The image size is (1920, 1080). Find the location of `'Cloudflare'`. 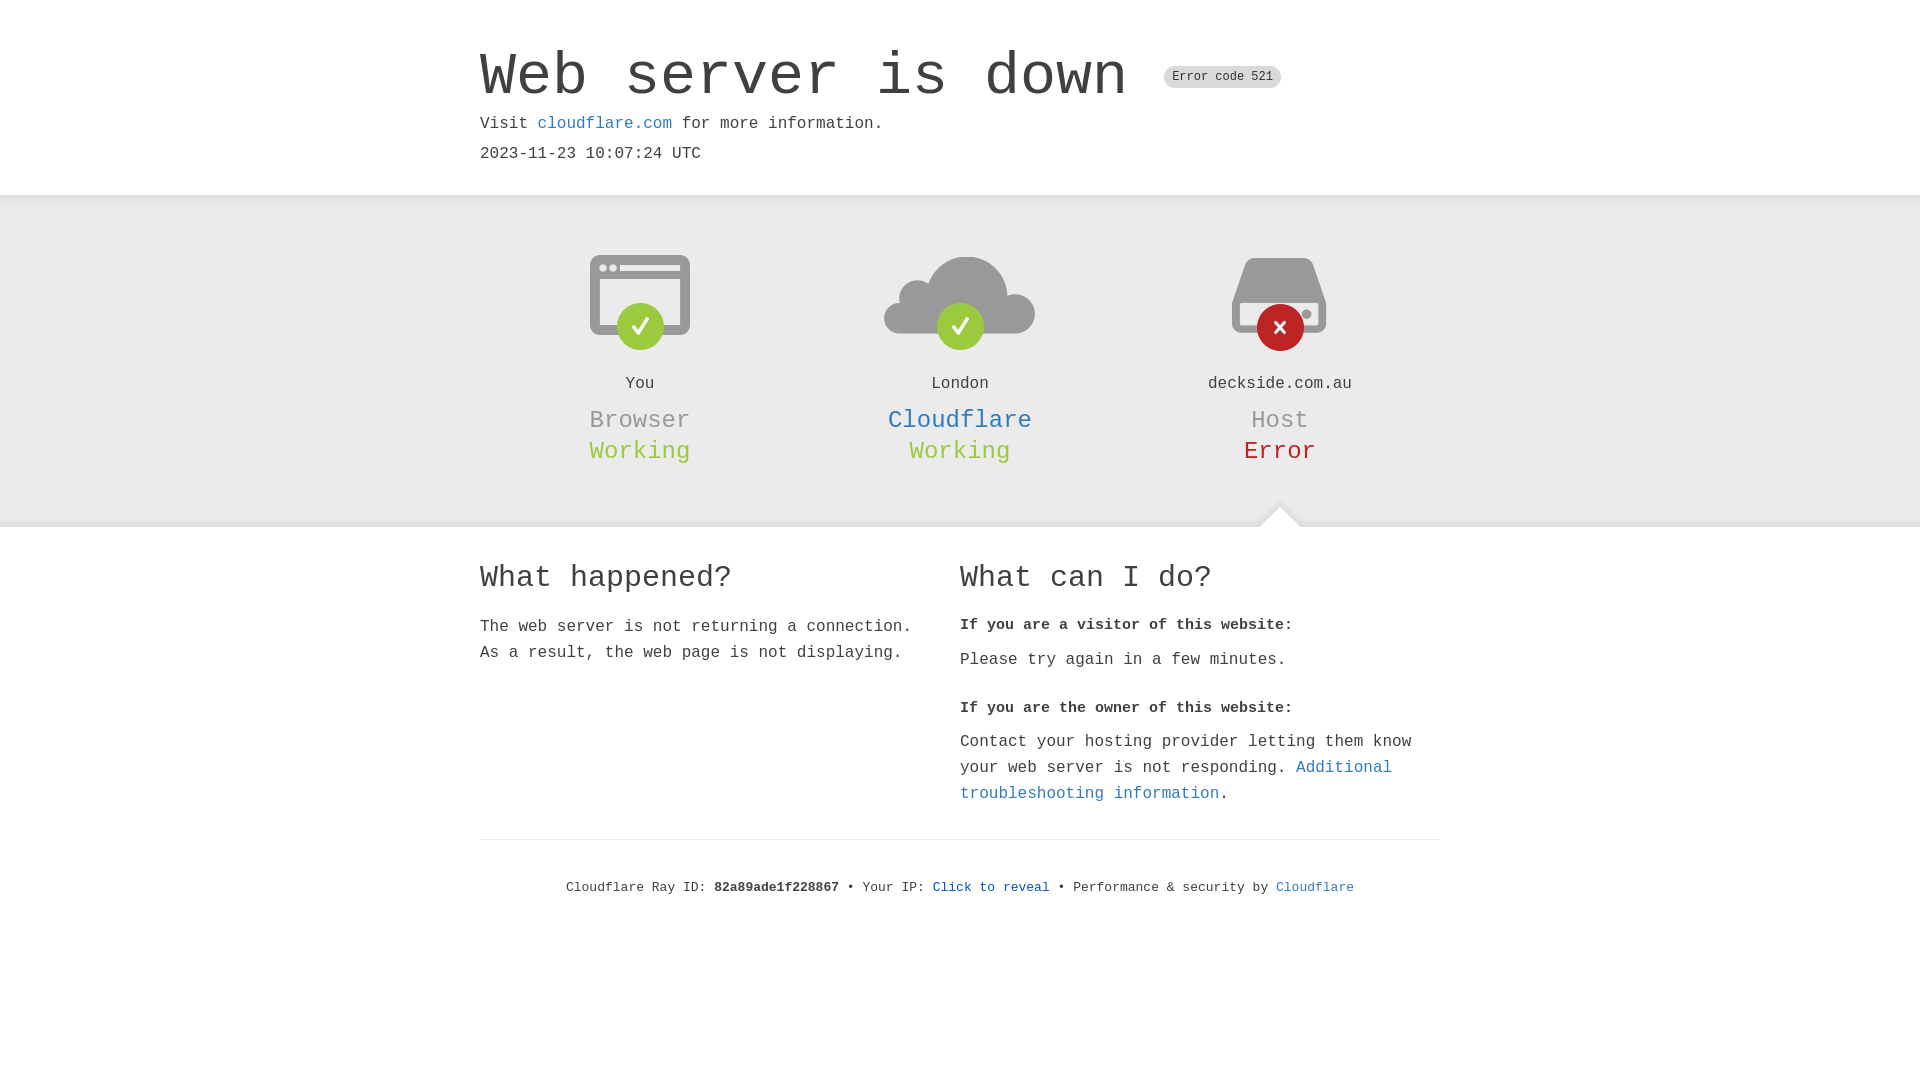

'Cloudflare' is located at coordinates (1315, 886).